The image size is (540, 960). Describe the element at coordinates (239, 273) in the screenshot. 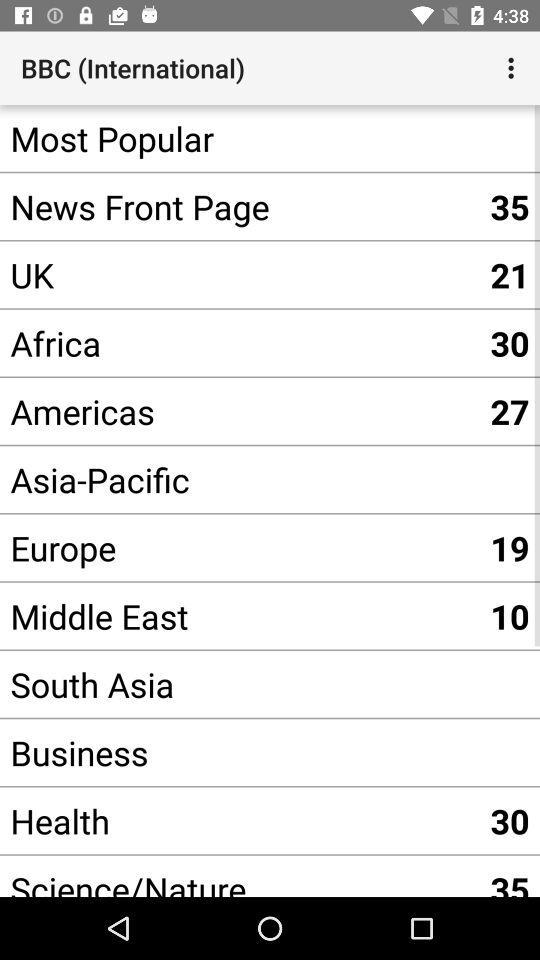

I see `the uk` at that location.